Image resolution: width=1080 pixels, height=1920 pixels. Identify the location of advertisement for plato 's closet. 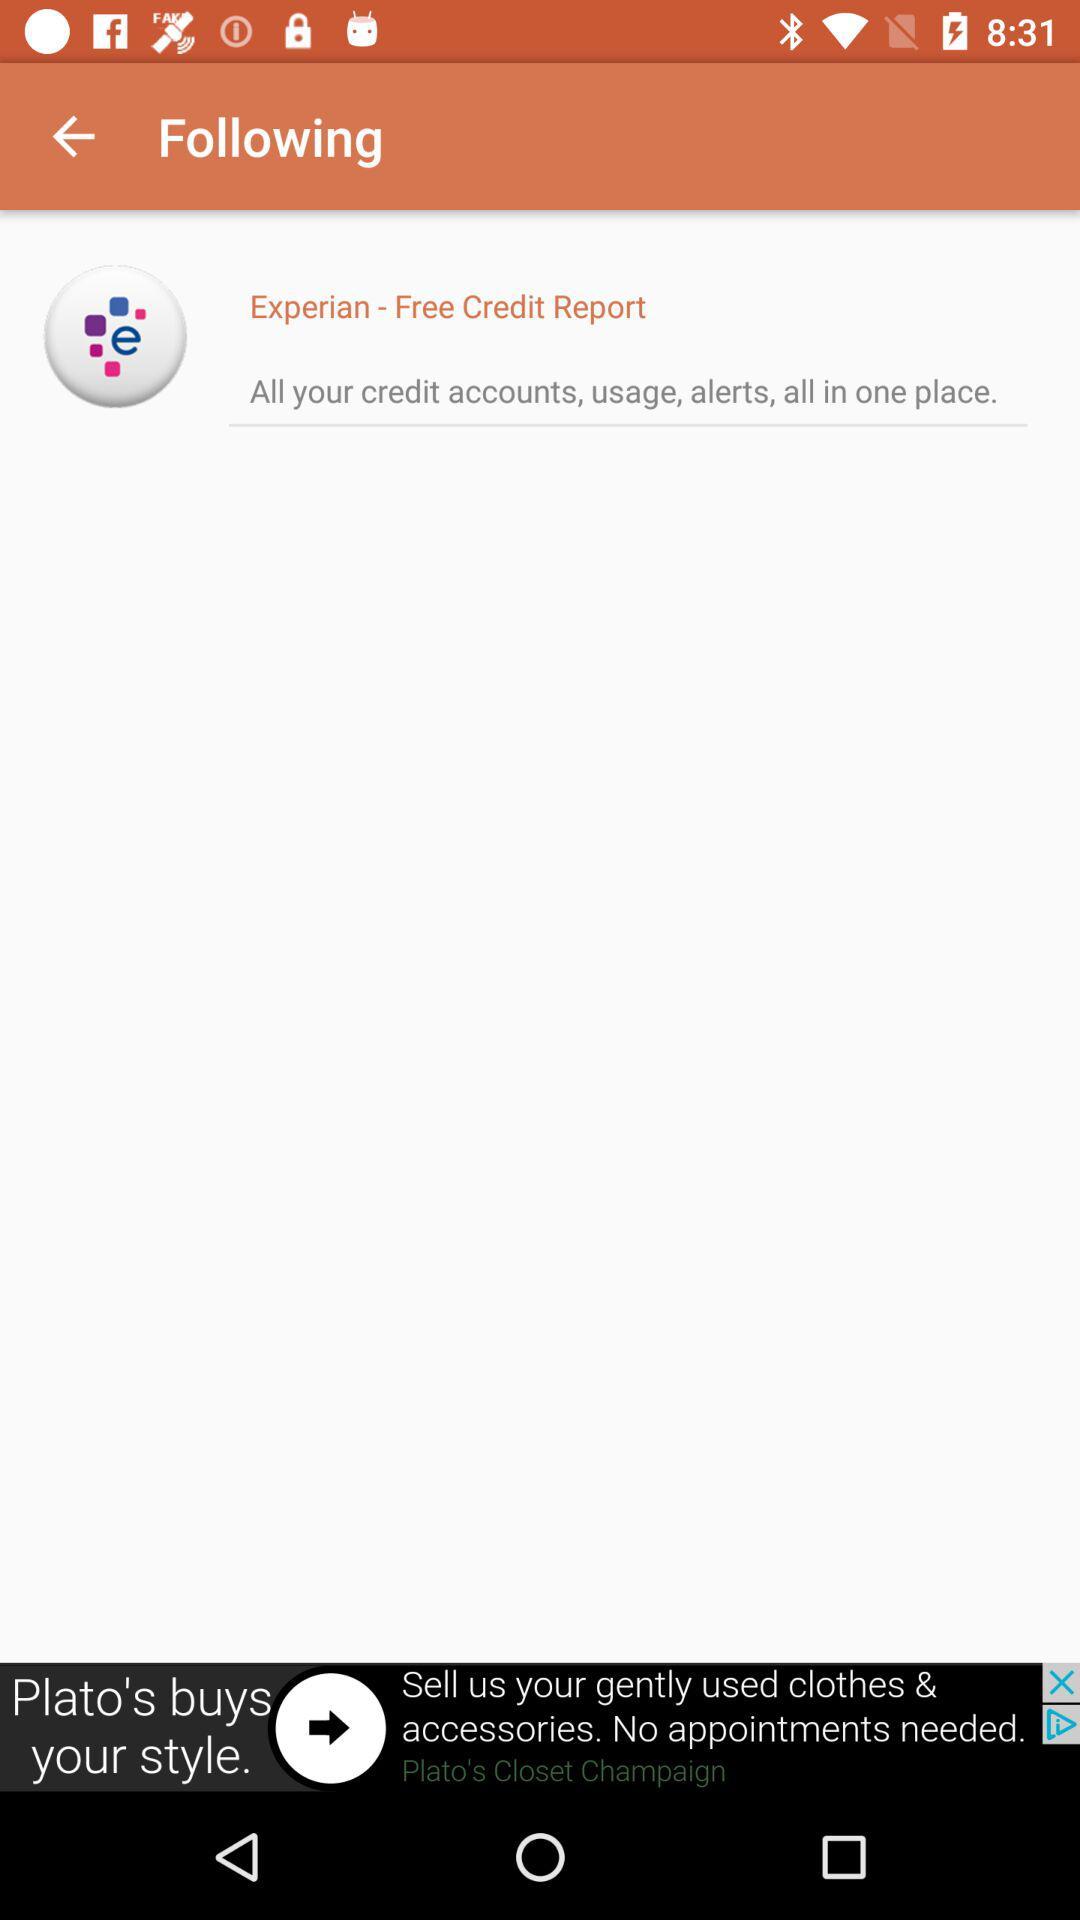
(540, 1727).